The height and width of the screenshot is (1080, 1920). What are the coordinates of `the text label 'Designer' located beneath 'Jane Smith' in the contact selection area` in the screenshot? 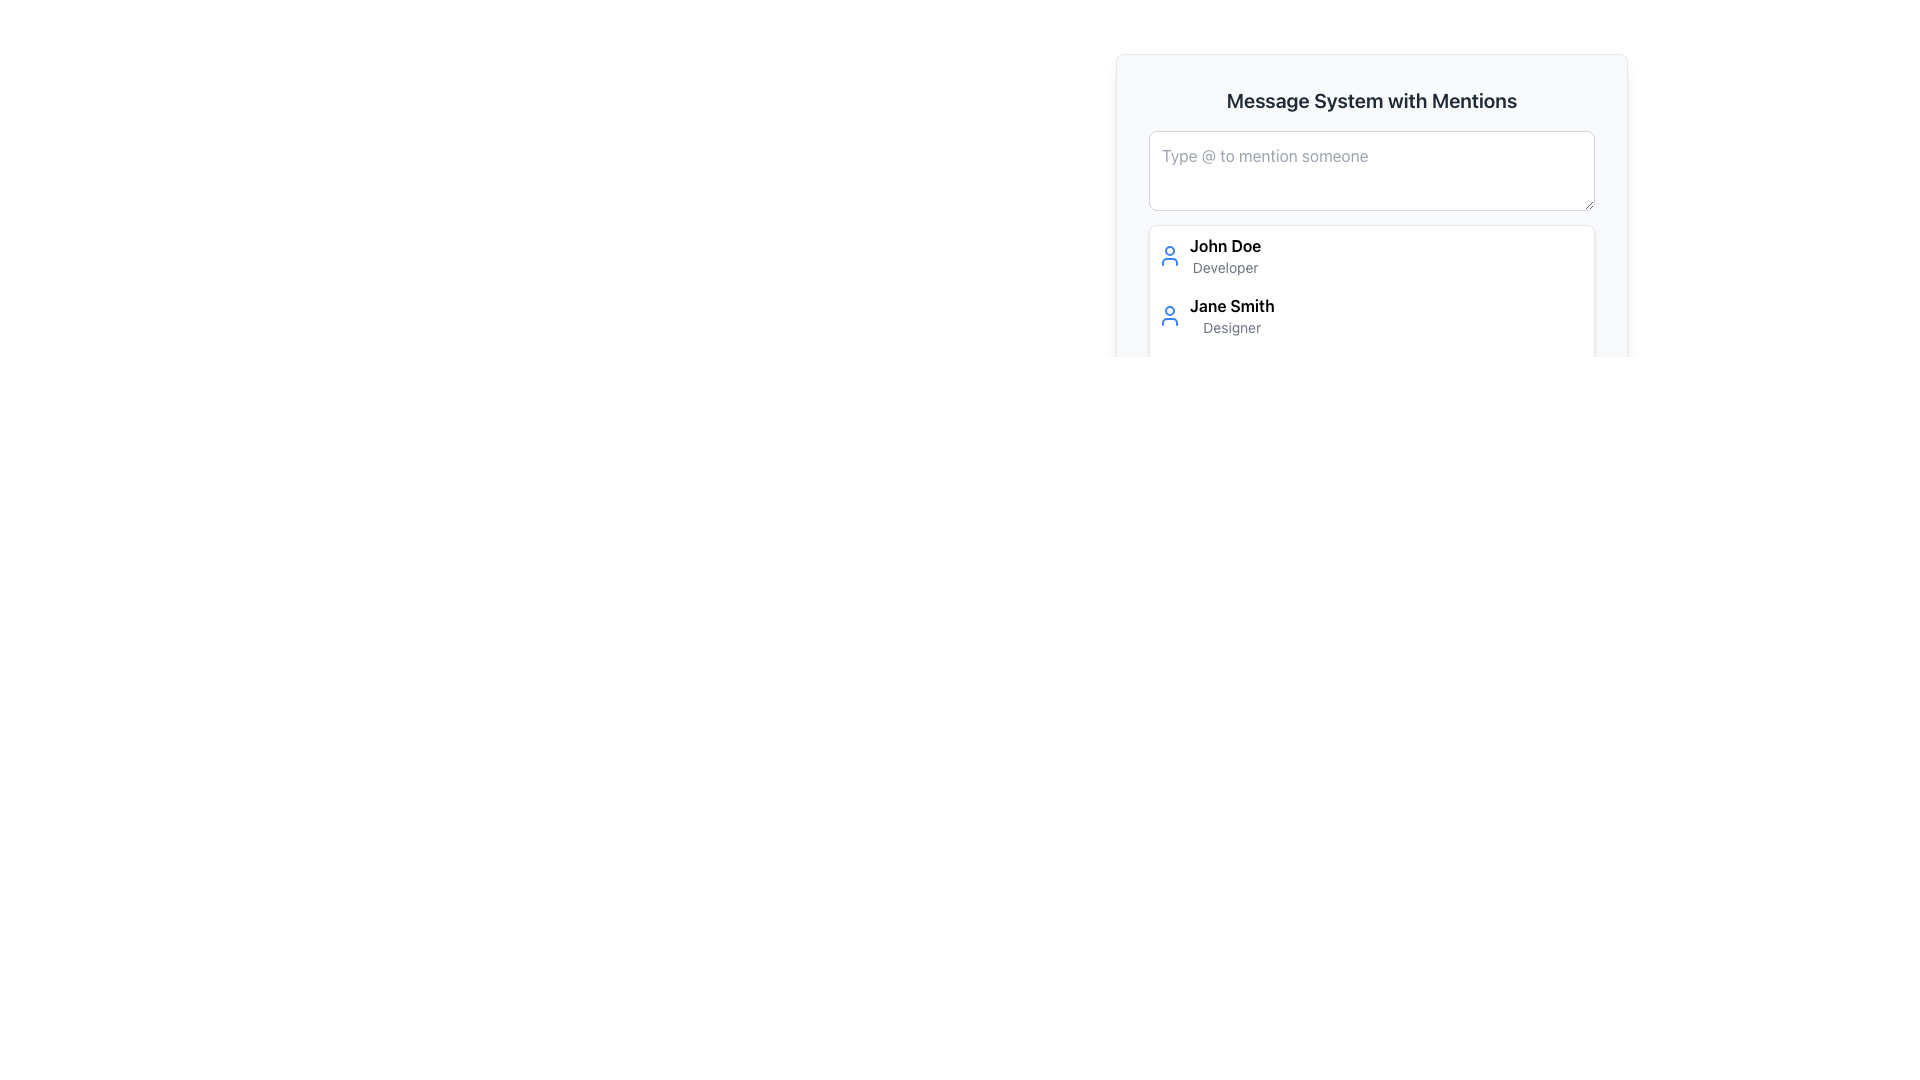 It's located at (1231, 326).